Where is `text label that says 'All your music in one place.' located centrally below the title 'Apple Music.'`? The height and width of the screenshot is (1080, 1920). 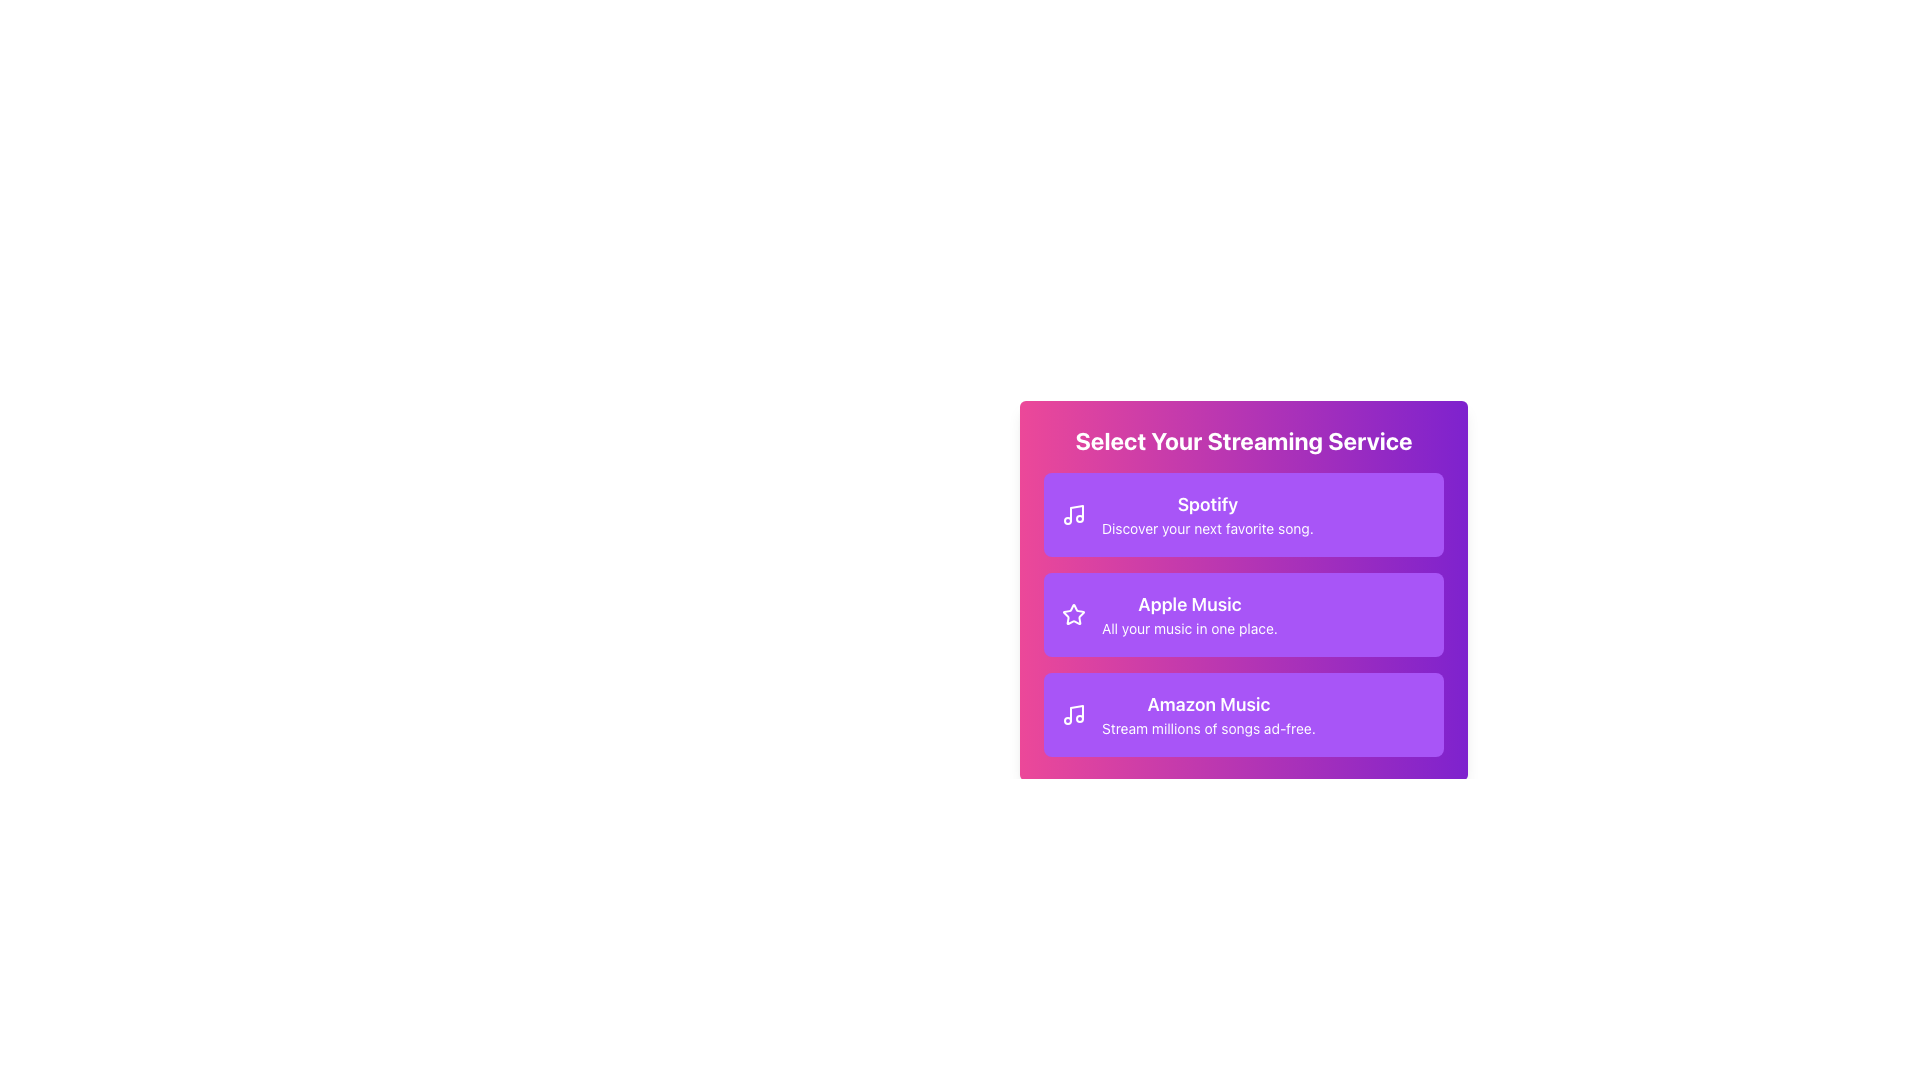
text label that says 'All your music in one place.' located centrally below the title 'Apple Music.' is located at coordinates (1190, 627).